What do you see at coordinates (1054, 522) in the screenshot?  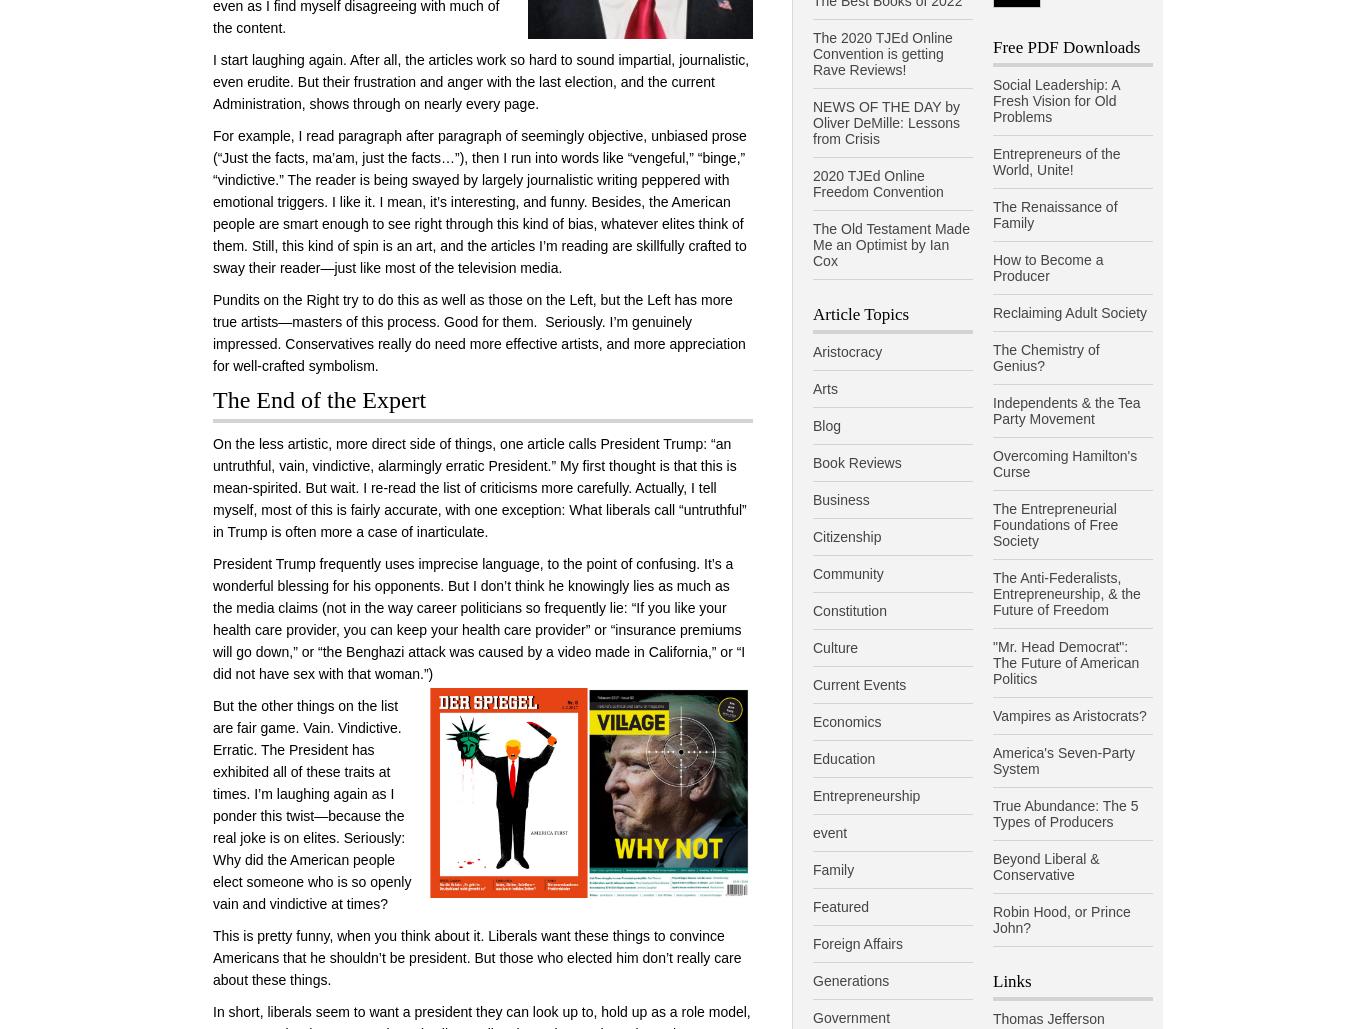 I see `'The Entrepreneurial Foundations of Free Society'` at bounding box center [1054, 522].